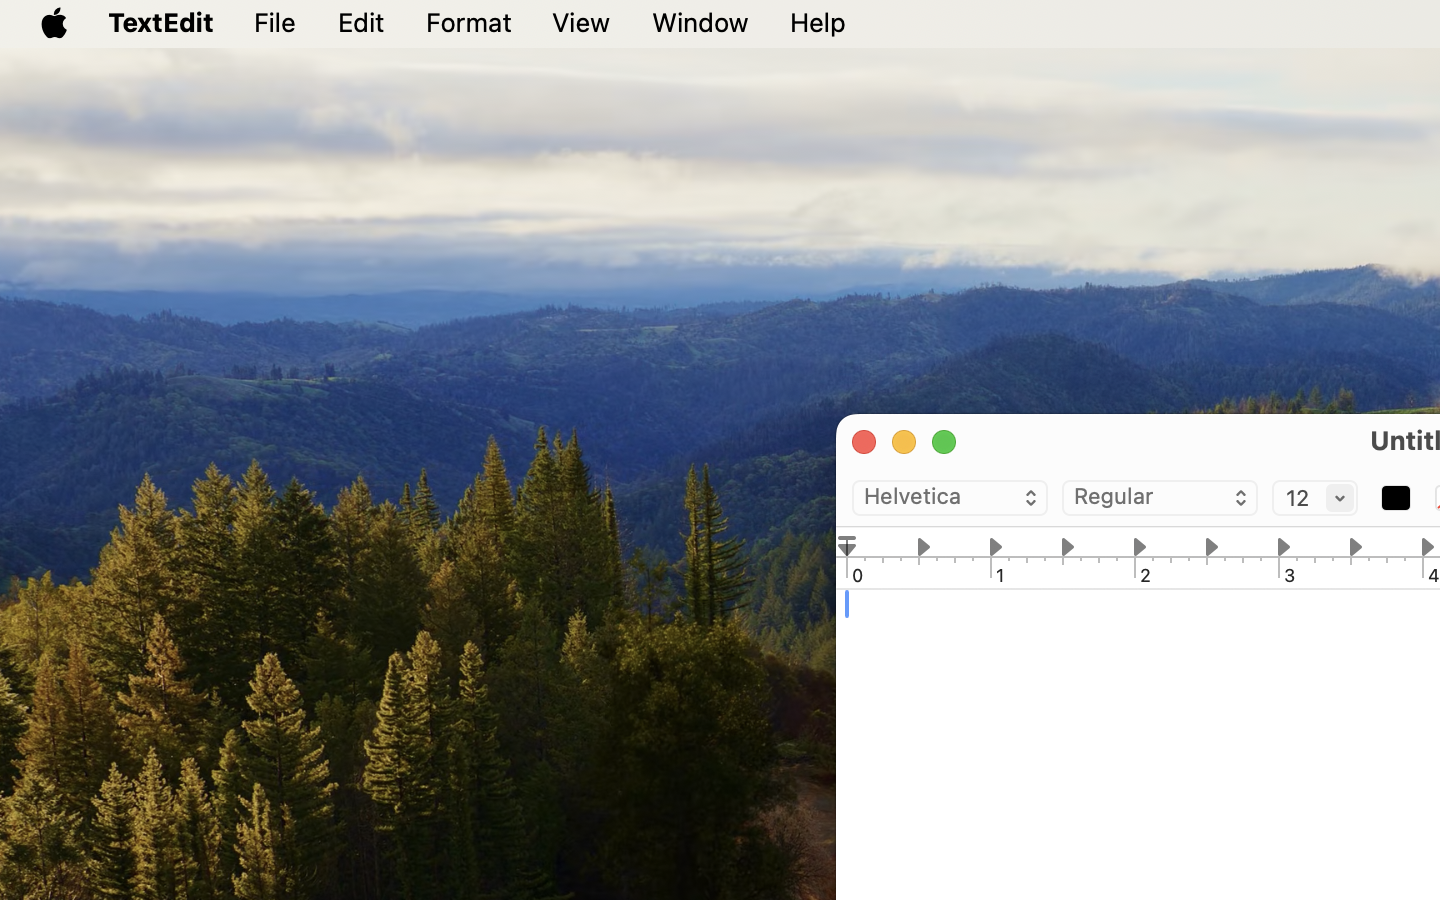 This screenshot has height=900, width=1440. I want to click on 'Regular', so click(1160, 497).